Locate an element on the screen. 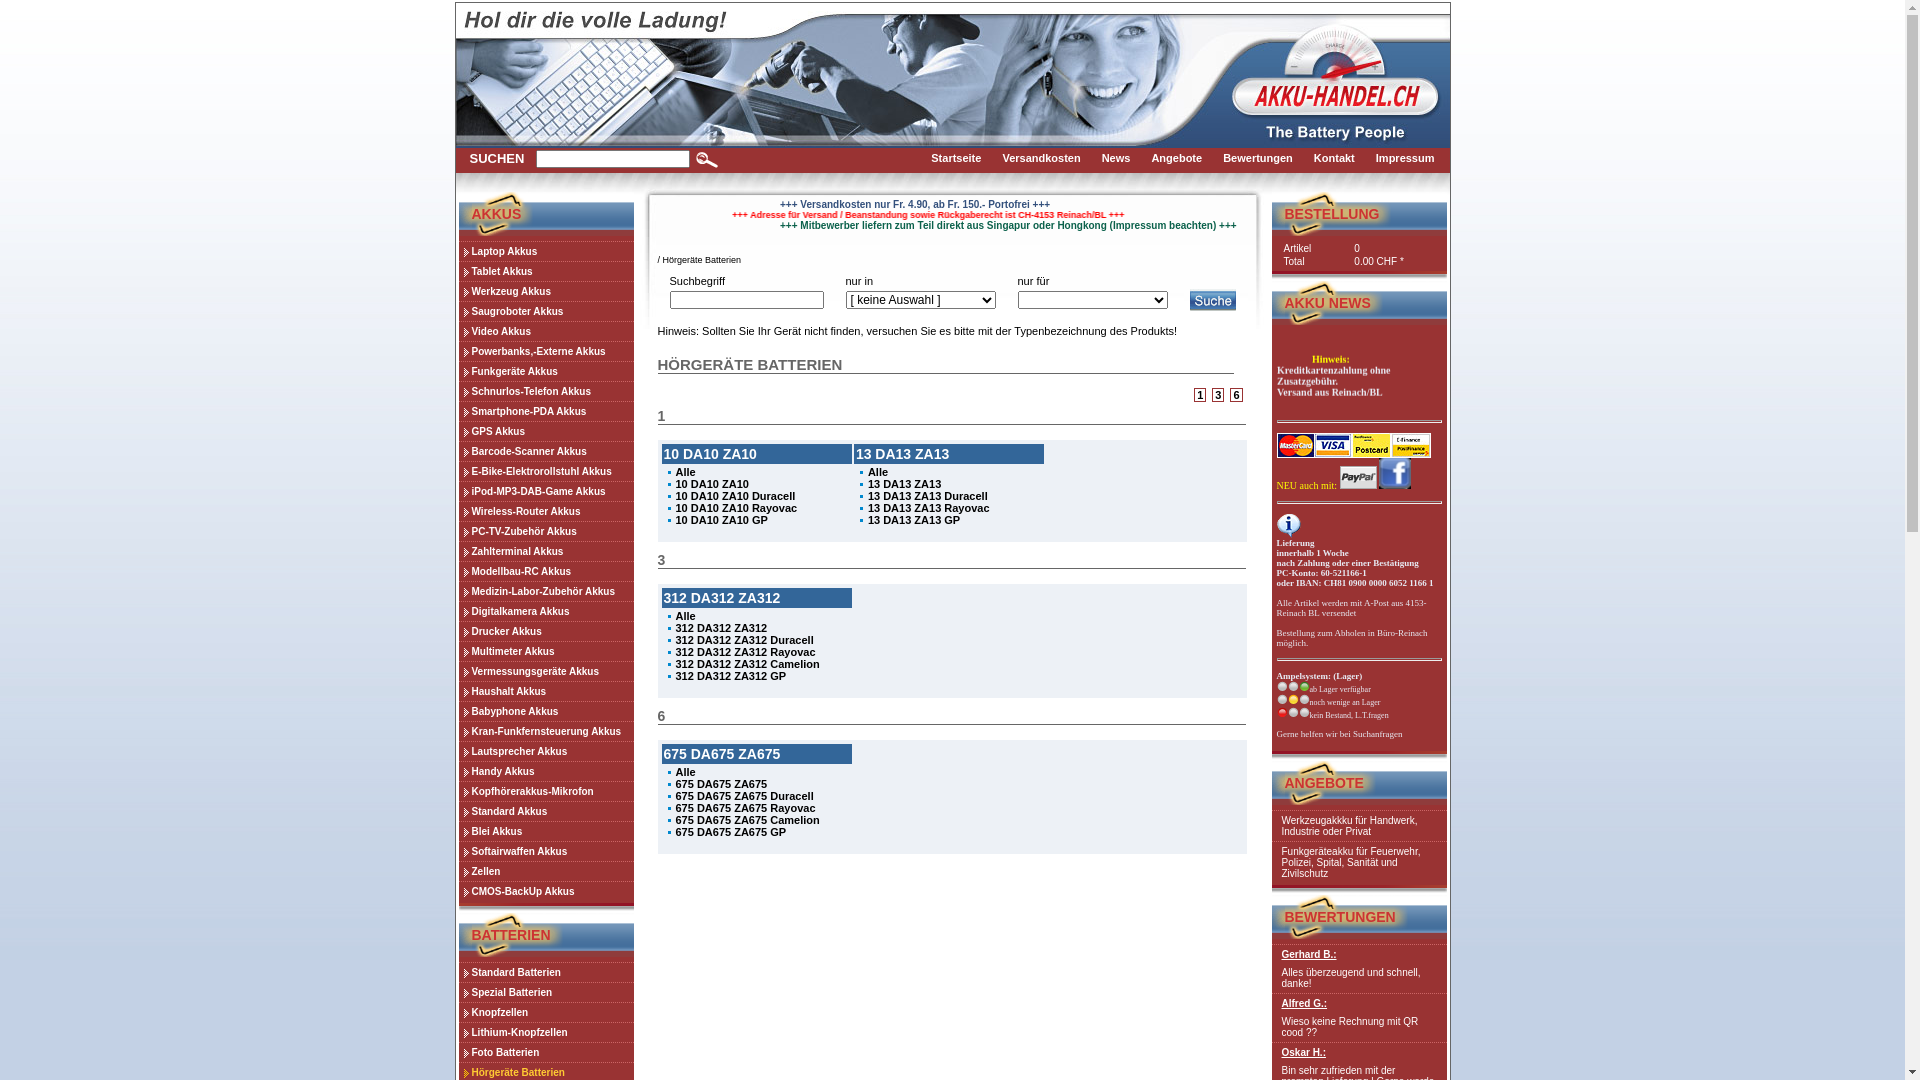 This screenshot has height=1080, width=1920. 'iPod-MP3-DAB-Game Akkus' is located at coordinates (545, 490).